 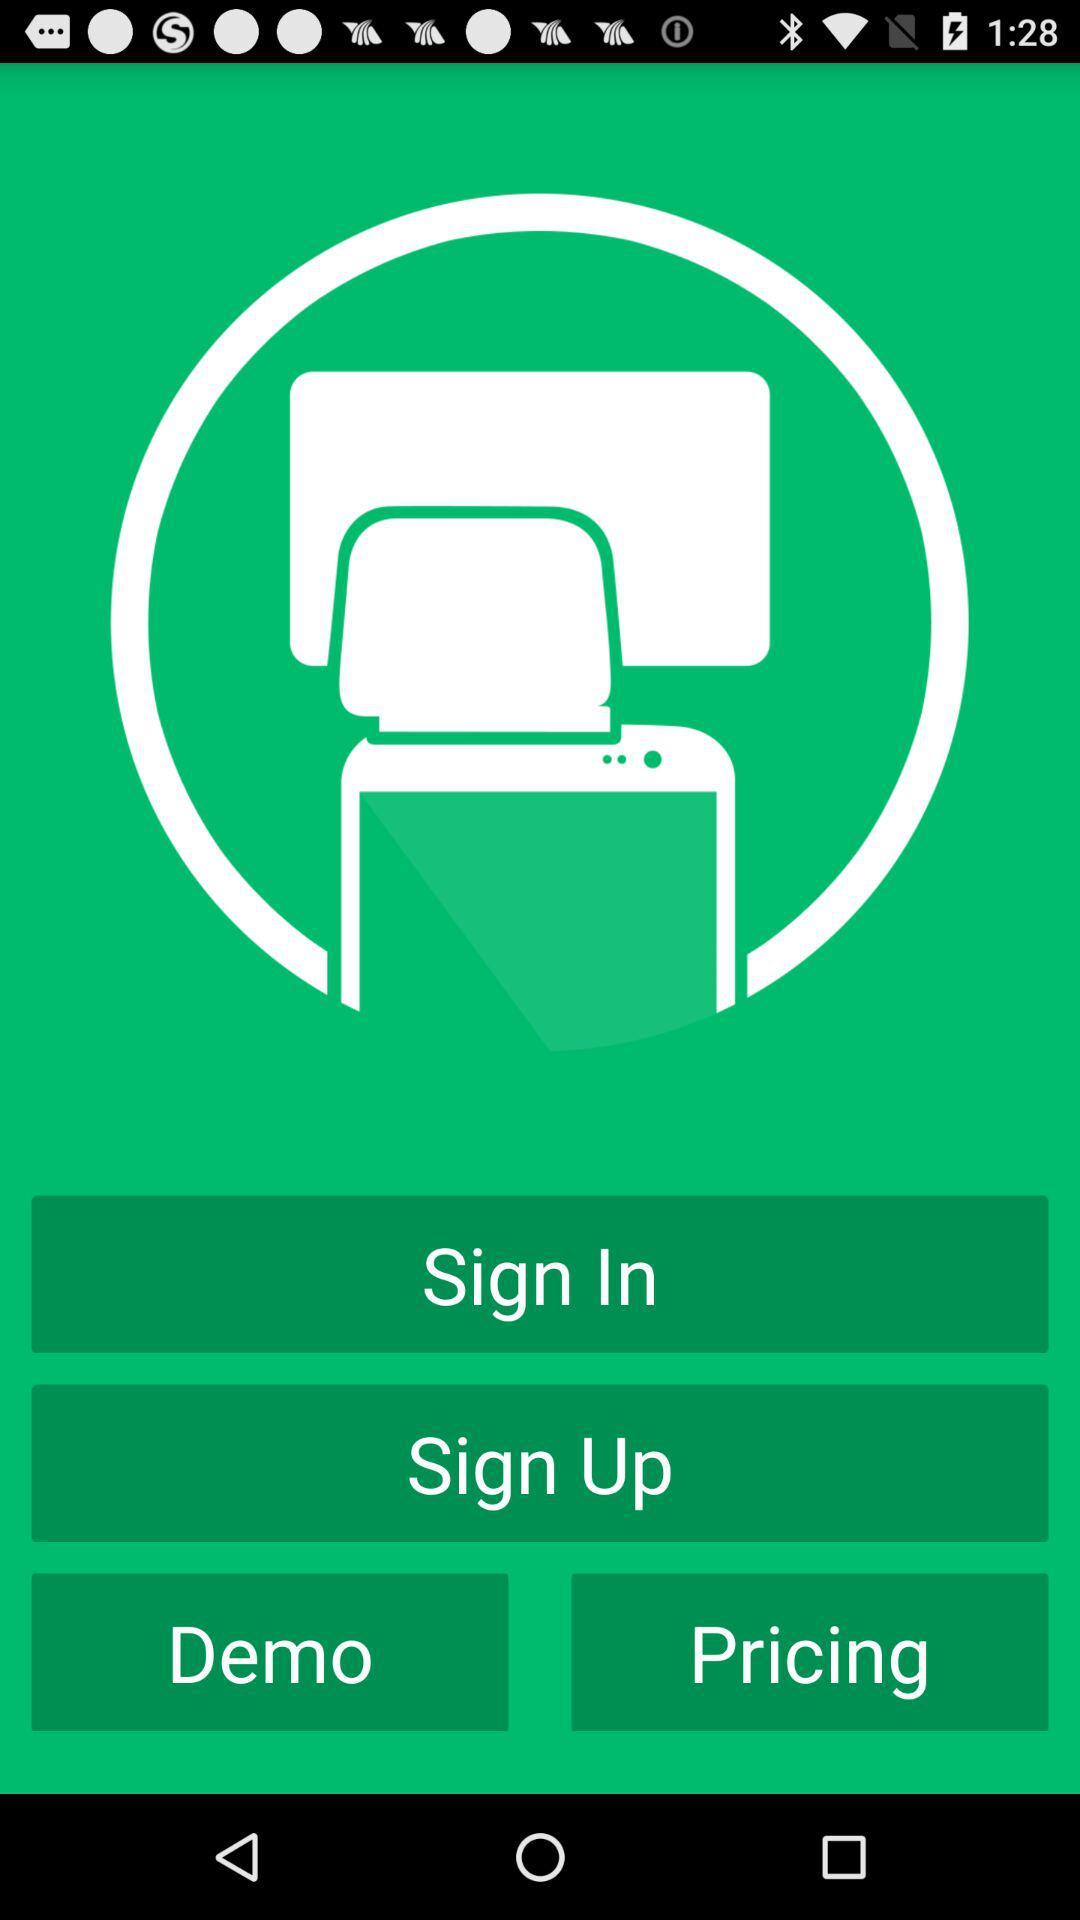 I want to click on app below the sign in, so click(x=540, y=1463).